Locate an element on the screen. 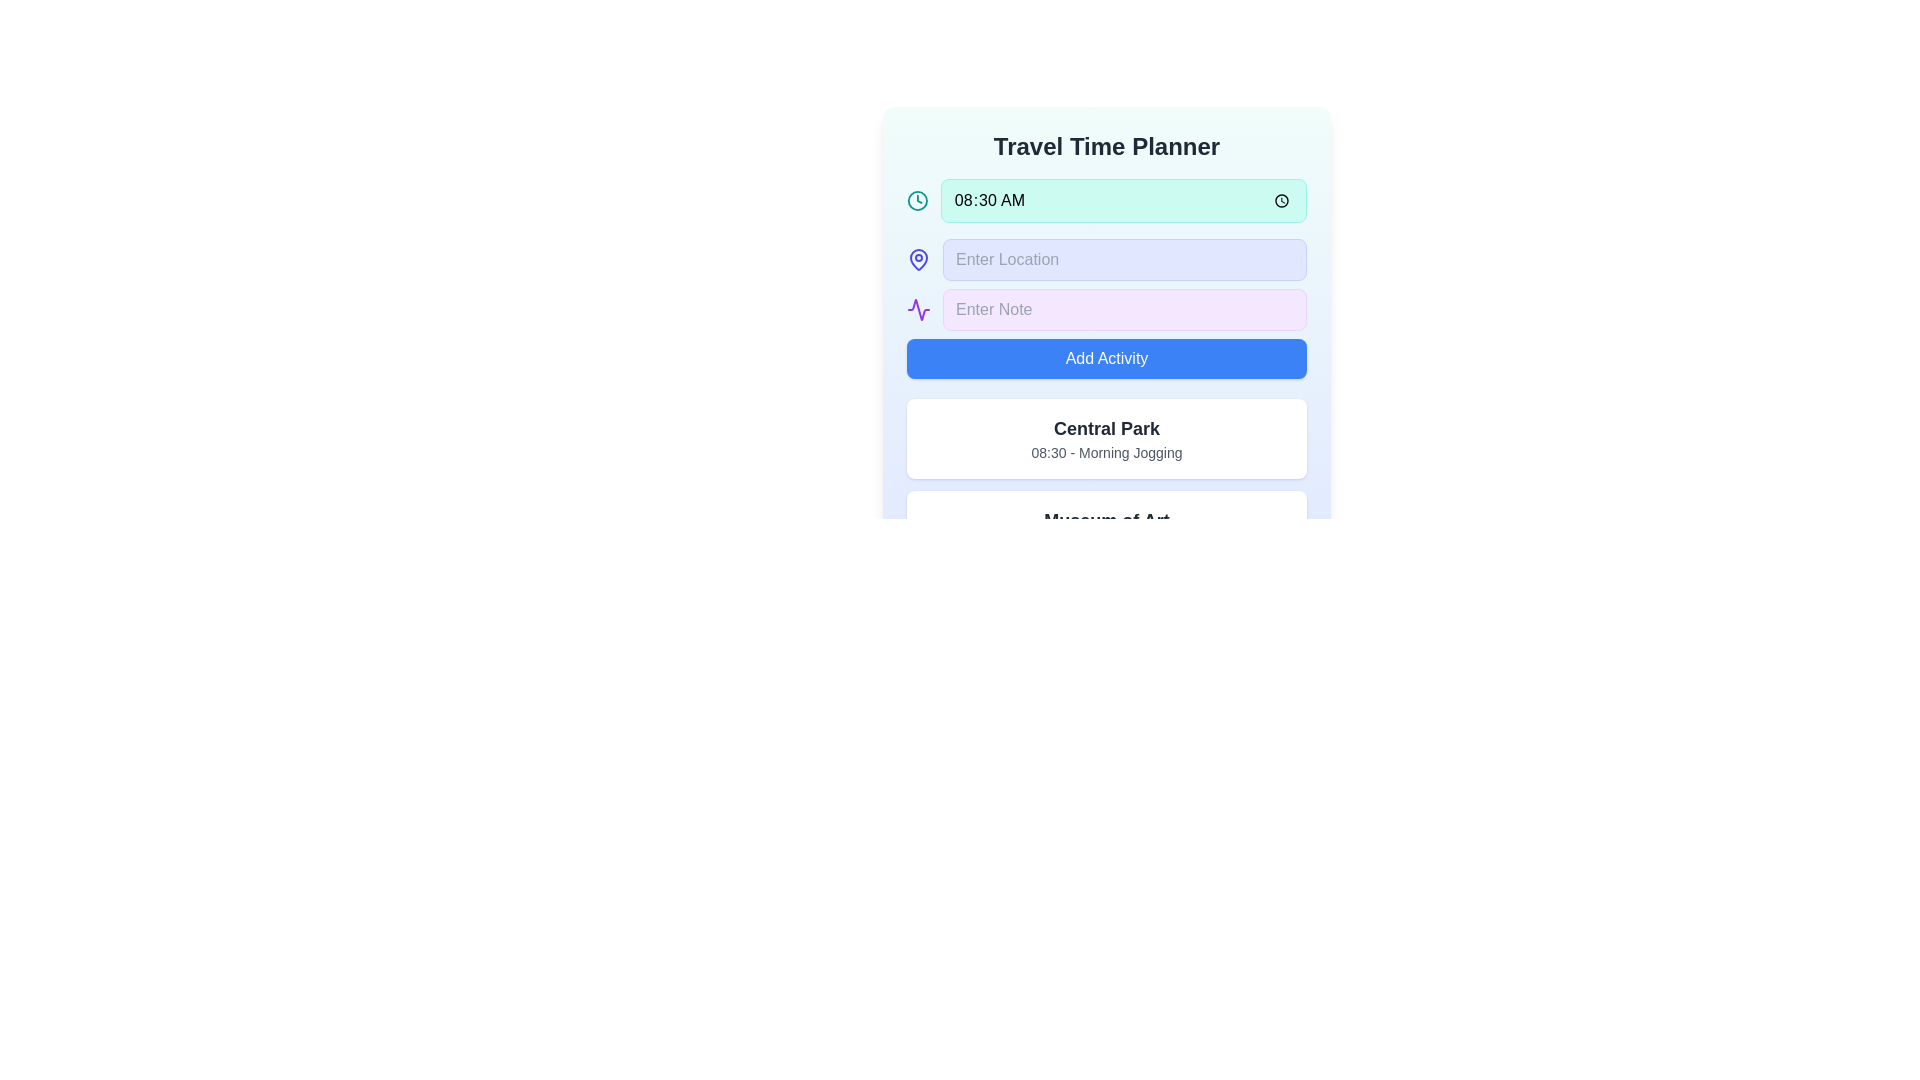  the Time picker display field, which has a light teal background and shows the time '08:30 AM' in the center is located at coordinates (1106, 200).